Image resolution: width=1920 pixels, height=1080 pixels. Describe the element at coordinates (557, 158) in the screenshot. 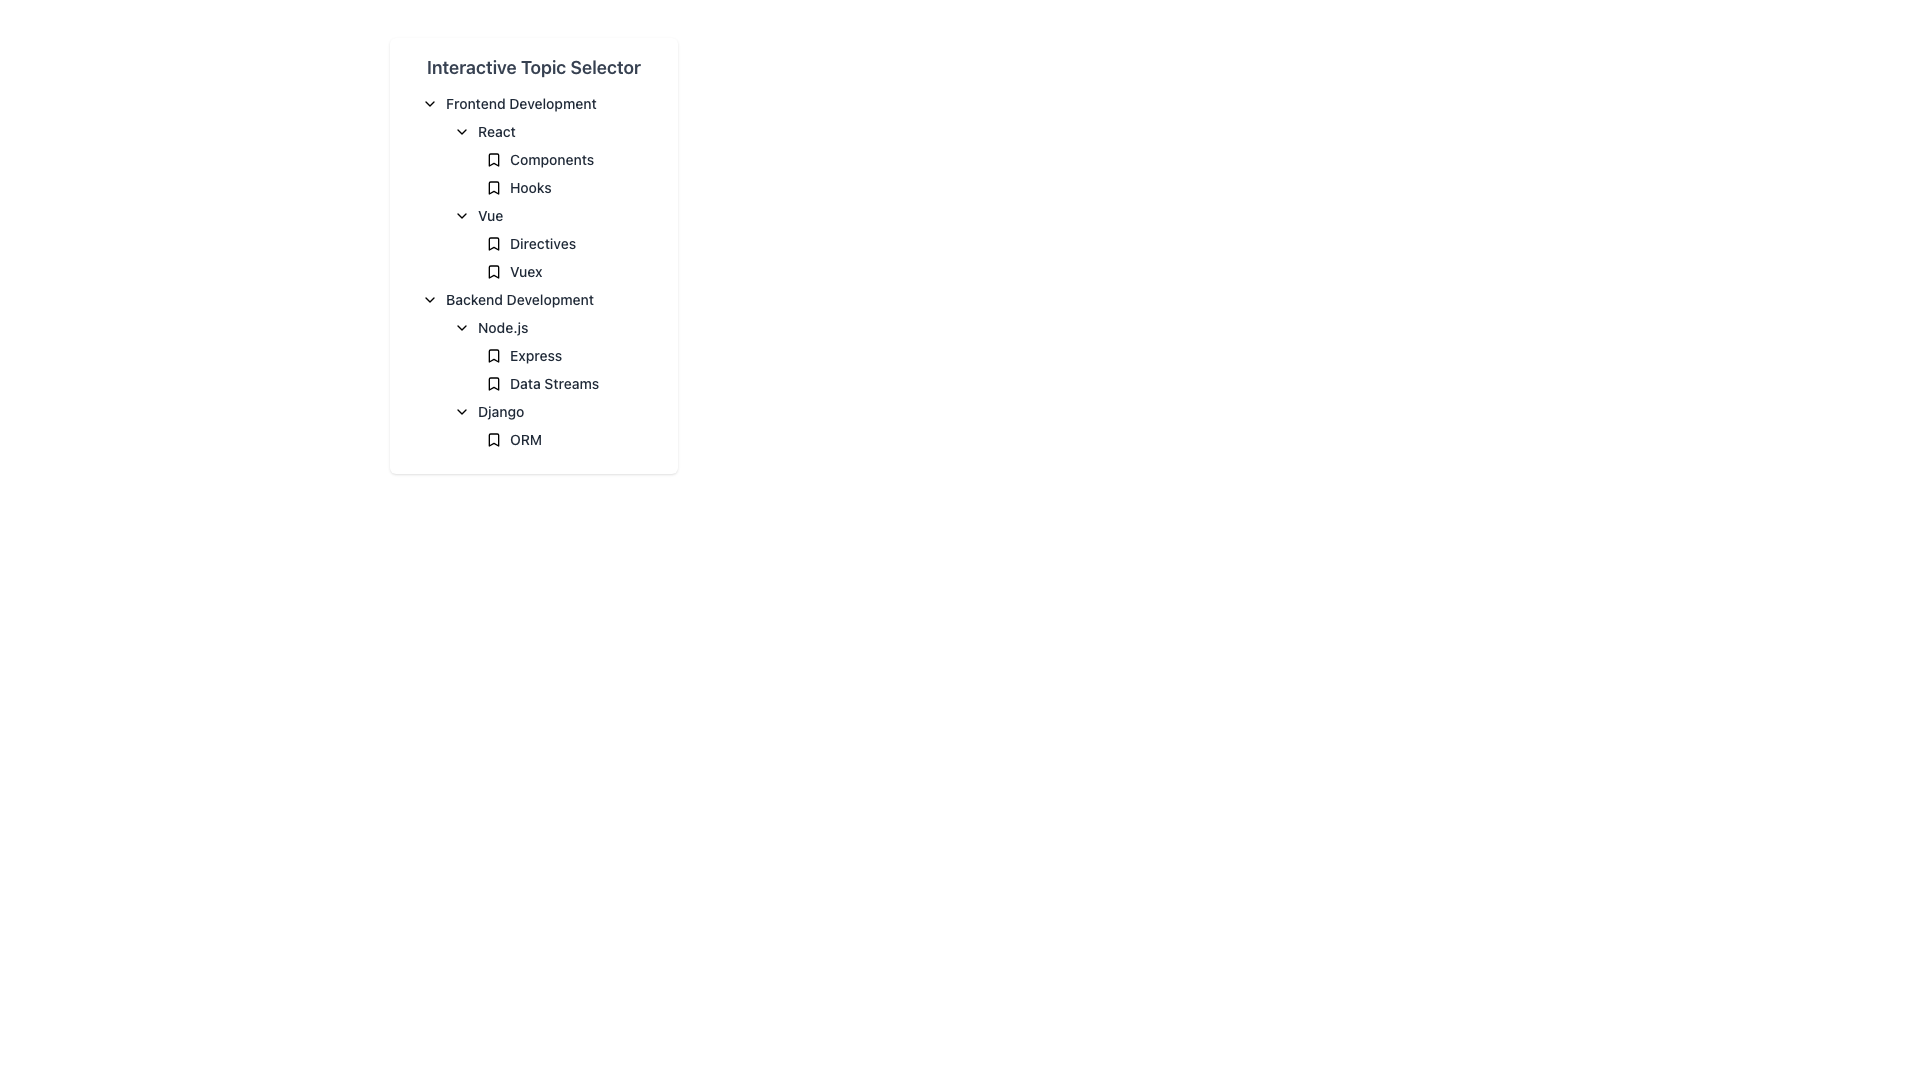

I see `the 'Components' label with icon under the 'React' section in the navigation menu` at that location.